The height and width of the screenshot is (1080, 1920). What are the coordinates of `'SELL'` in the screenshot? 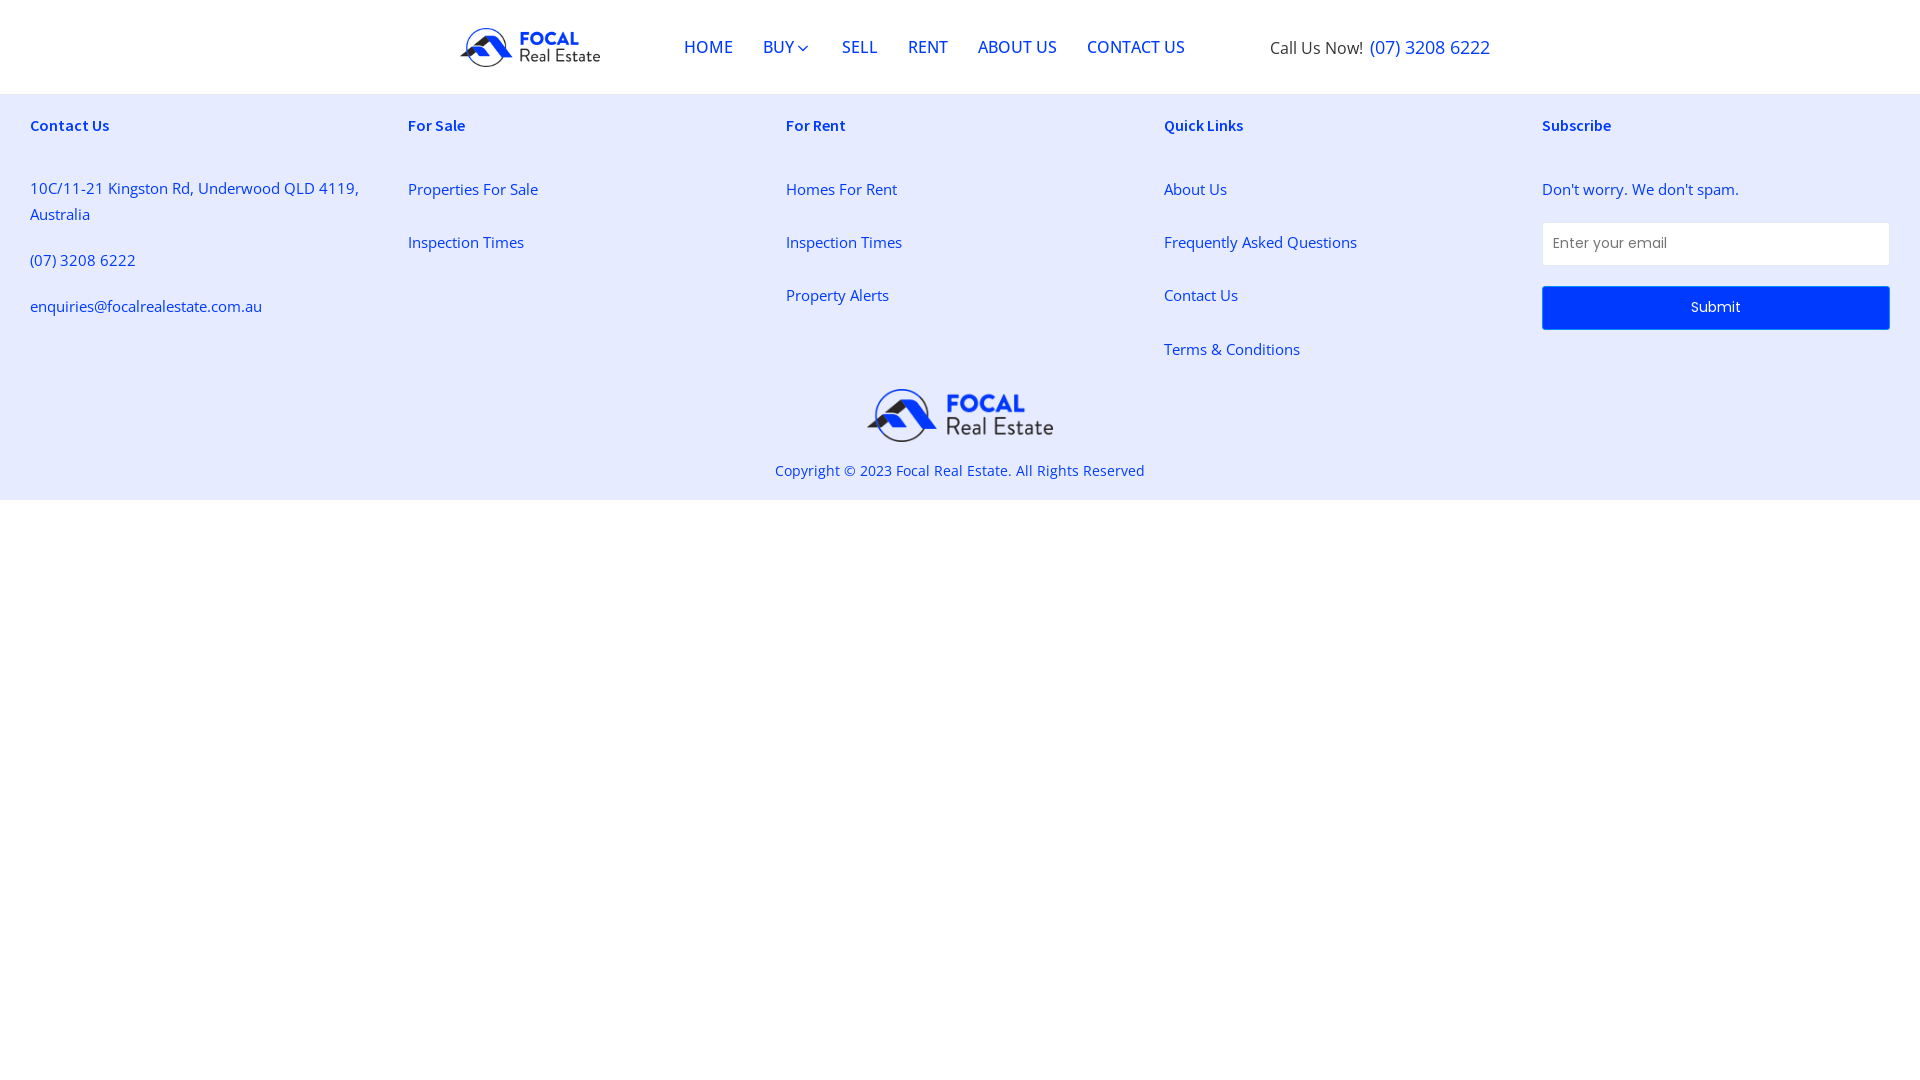 It's located at (859, 46).